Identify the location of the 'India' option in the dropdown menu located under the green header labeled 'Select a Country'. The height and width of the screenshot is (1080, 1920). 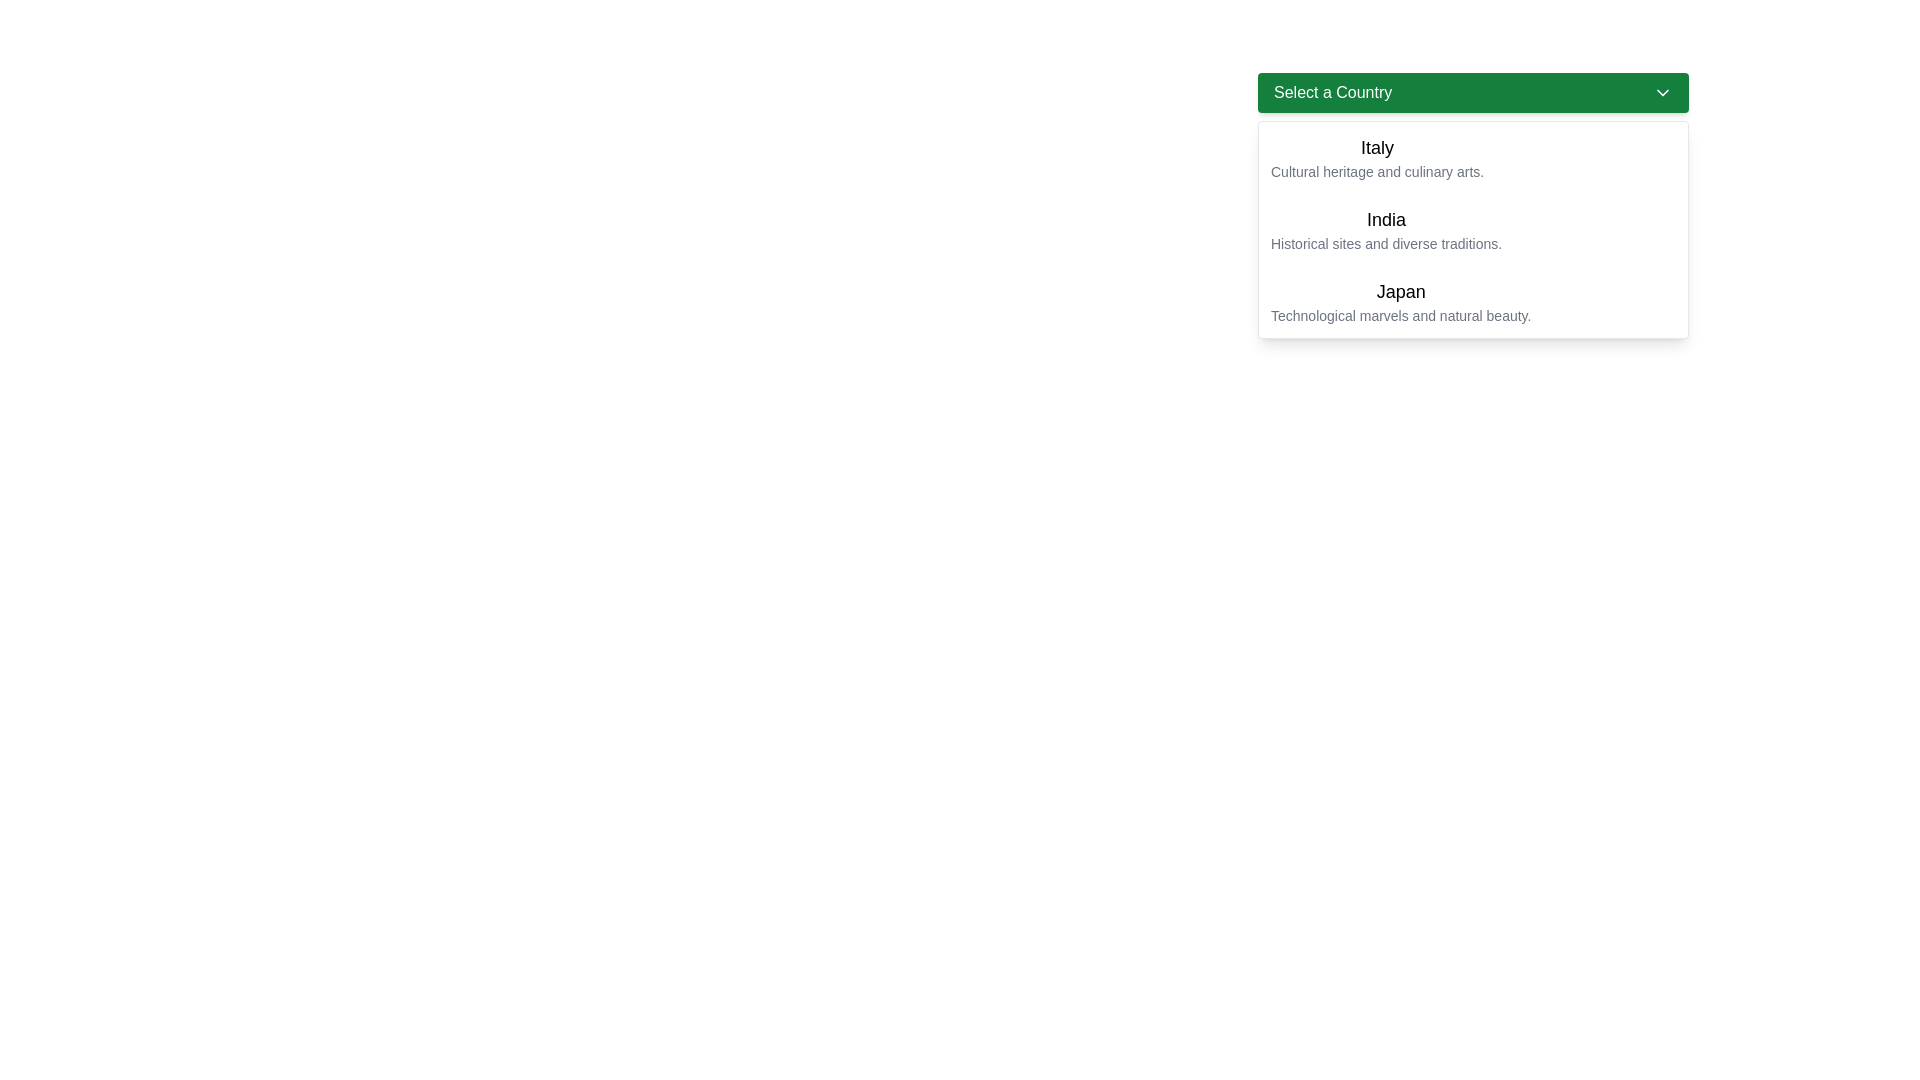
(1473, 229).